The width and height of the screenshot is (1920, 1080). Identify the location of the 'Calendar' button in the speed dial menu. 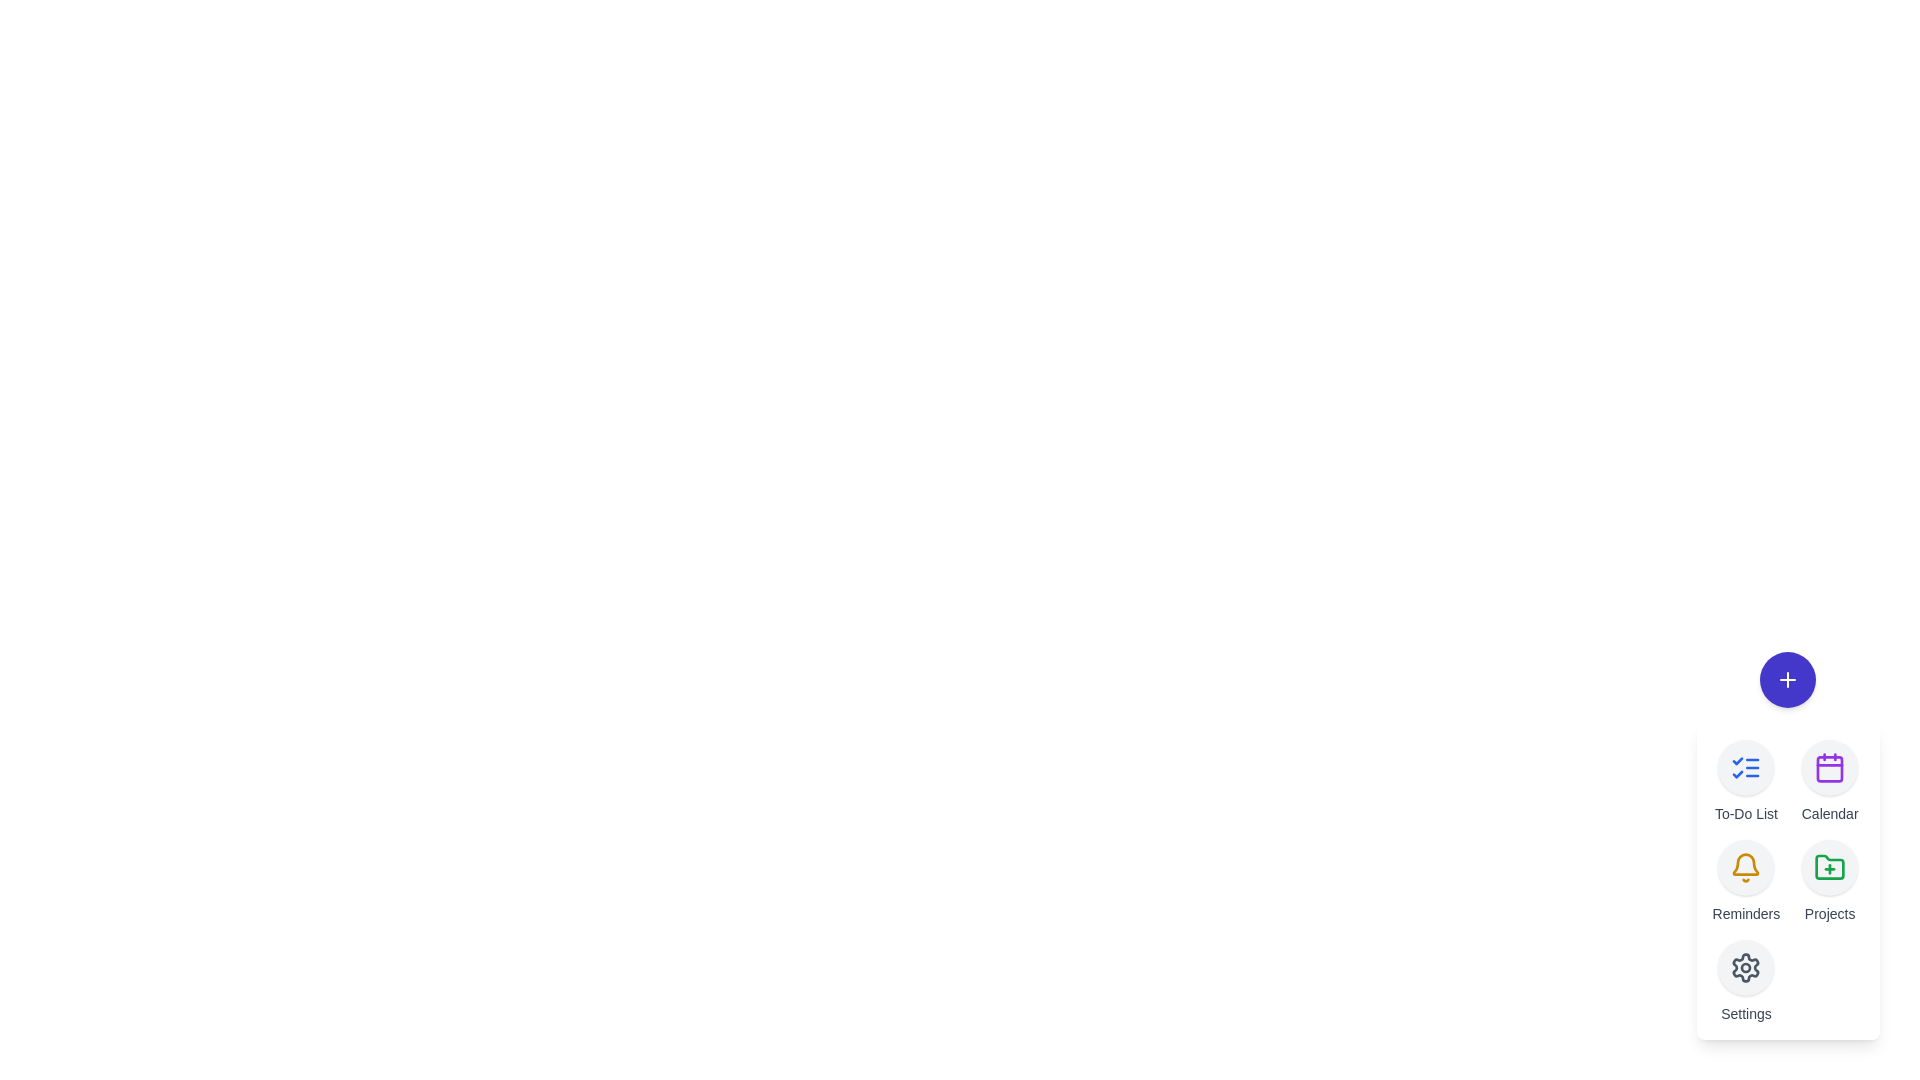
(1829, 766).